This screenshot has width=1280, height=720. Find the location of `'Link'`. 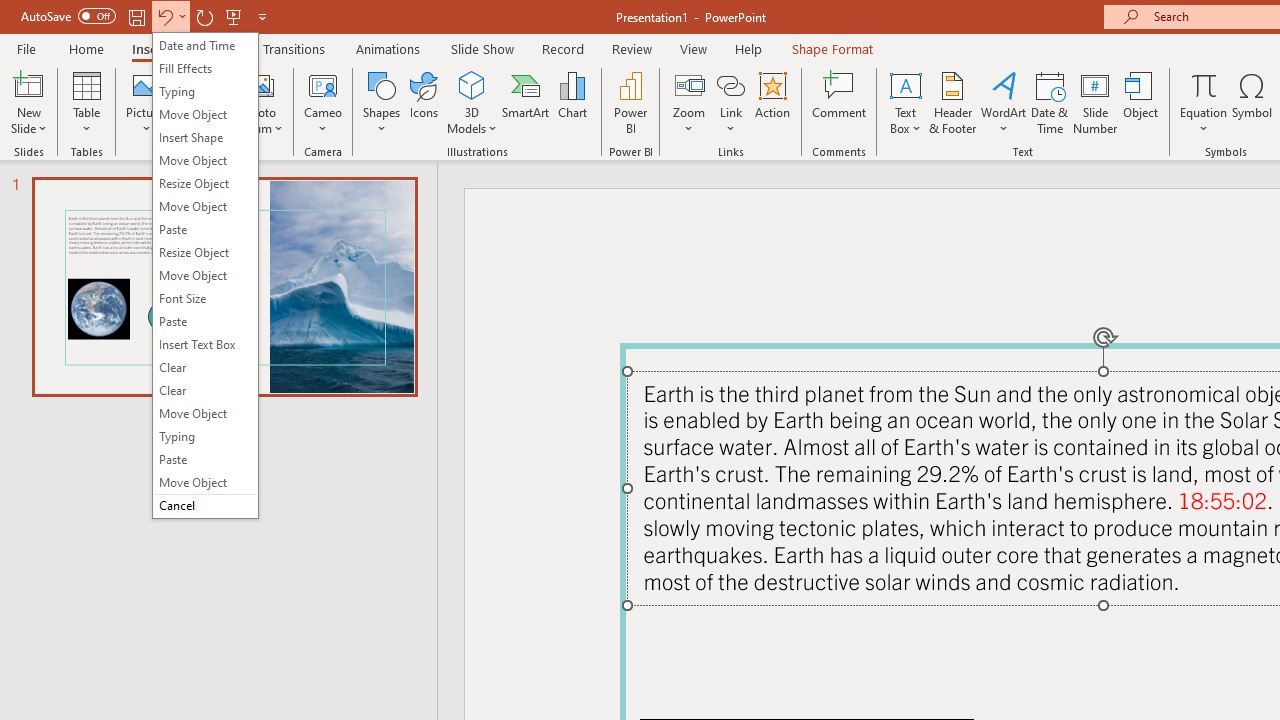

'Link' is located at coordinates (730, 103).